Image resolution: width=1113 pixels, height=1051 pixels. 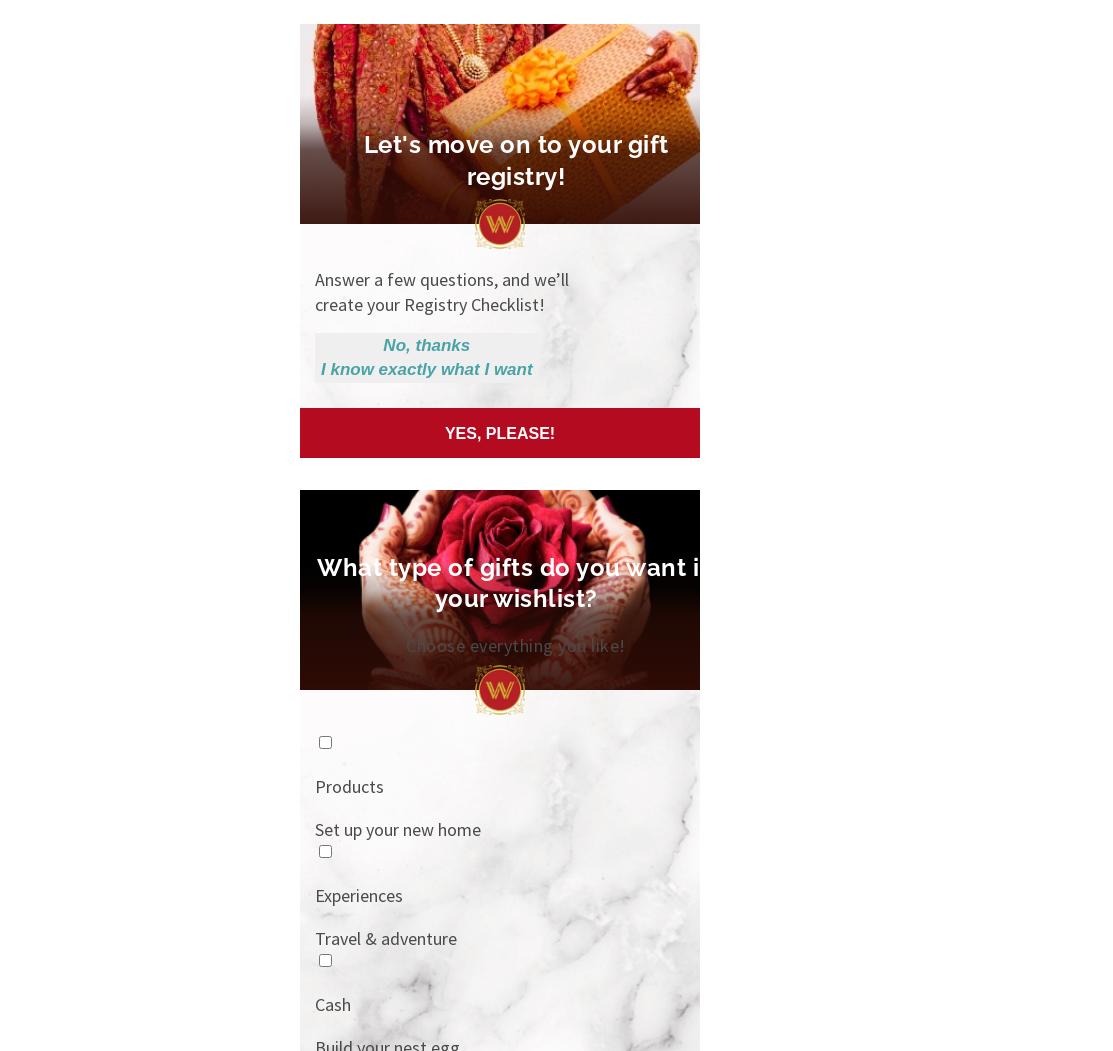 What do you see at coordinates (349, 784) in the screenshot?
I see `'Products'` at bounding box center [349, 784].